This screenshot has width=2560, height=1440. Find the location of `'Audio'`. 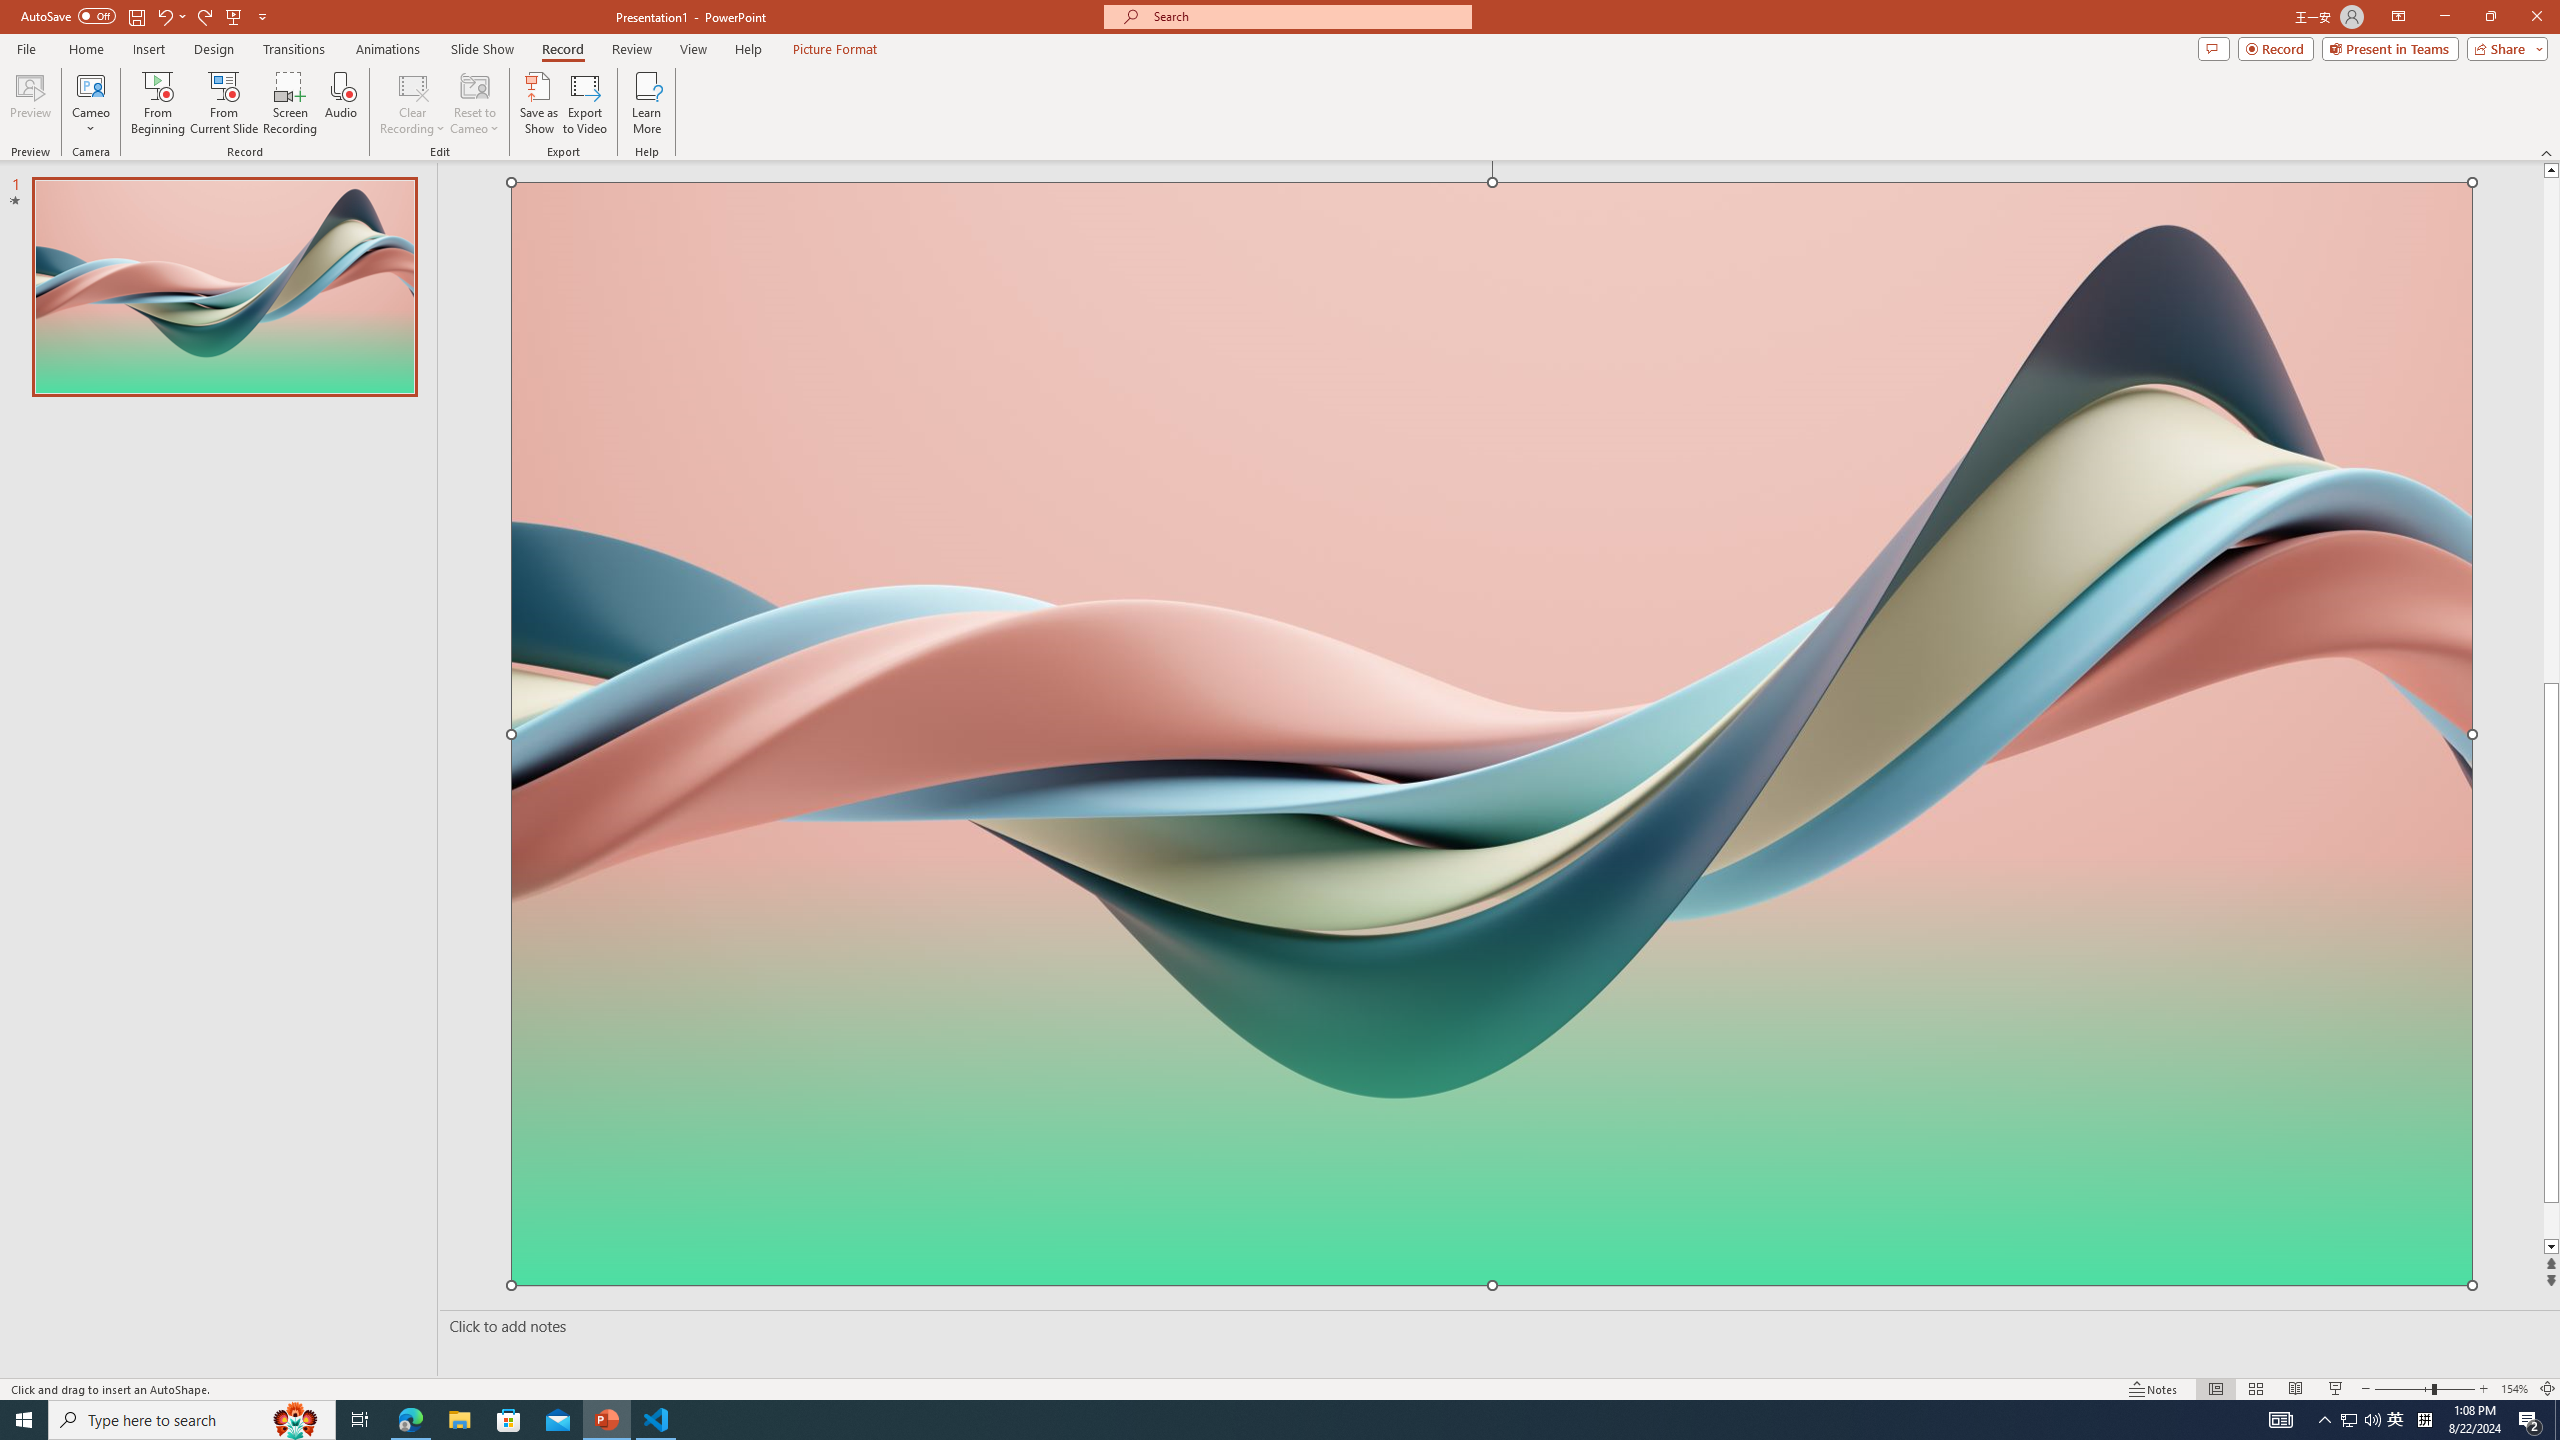

'Audio' is located at coordinates (339, 103).